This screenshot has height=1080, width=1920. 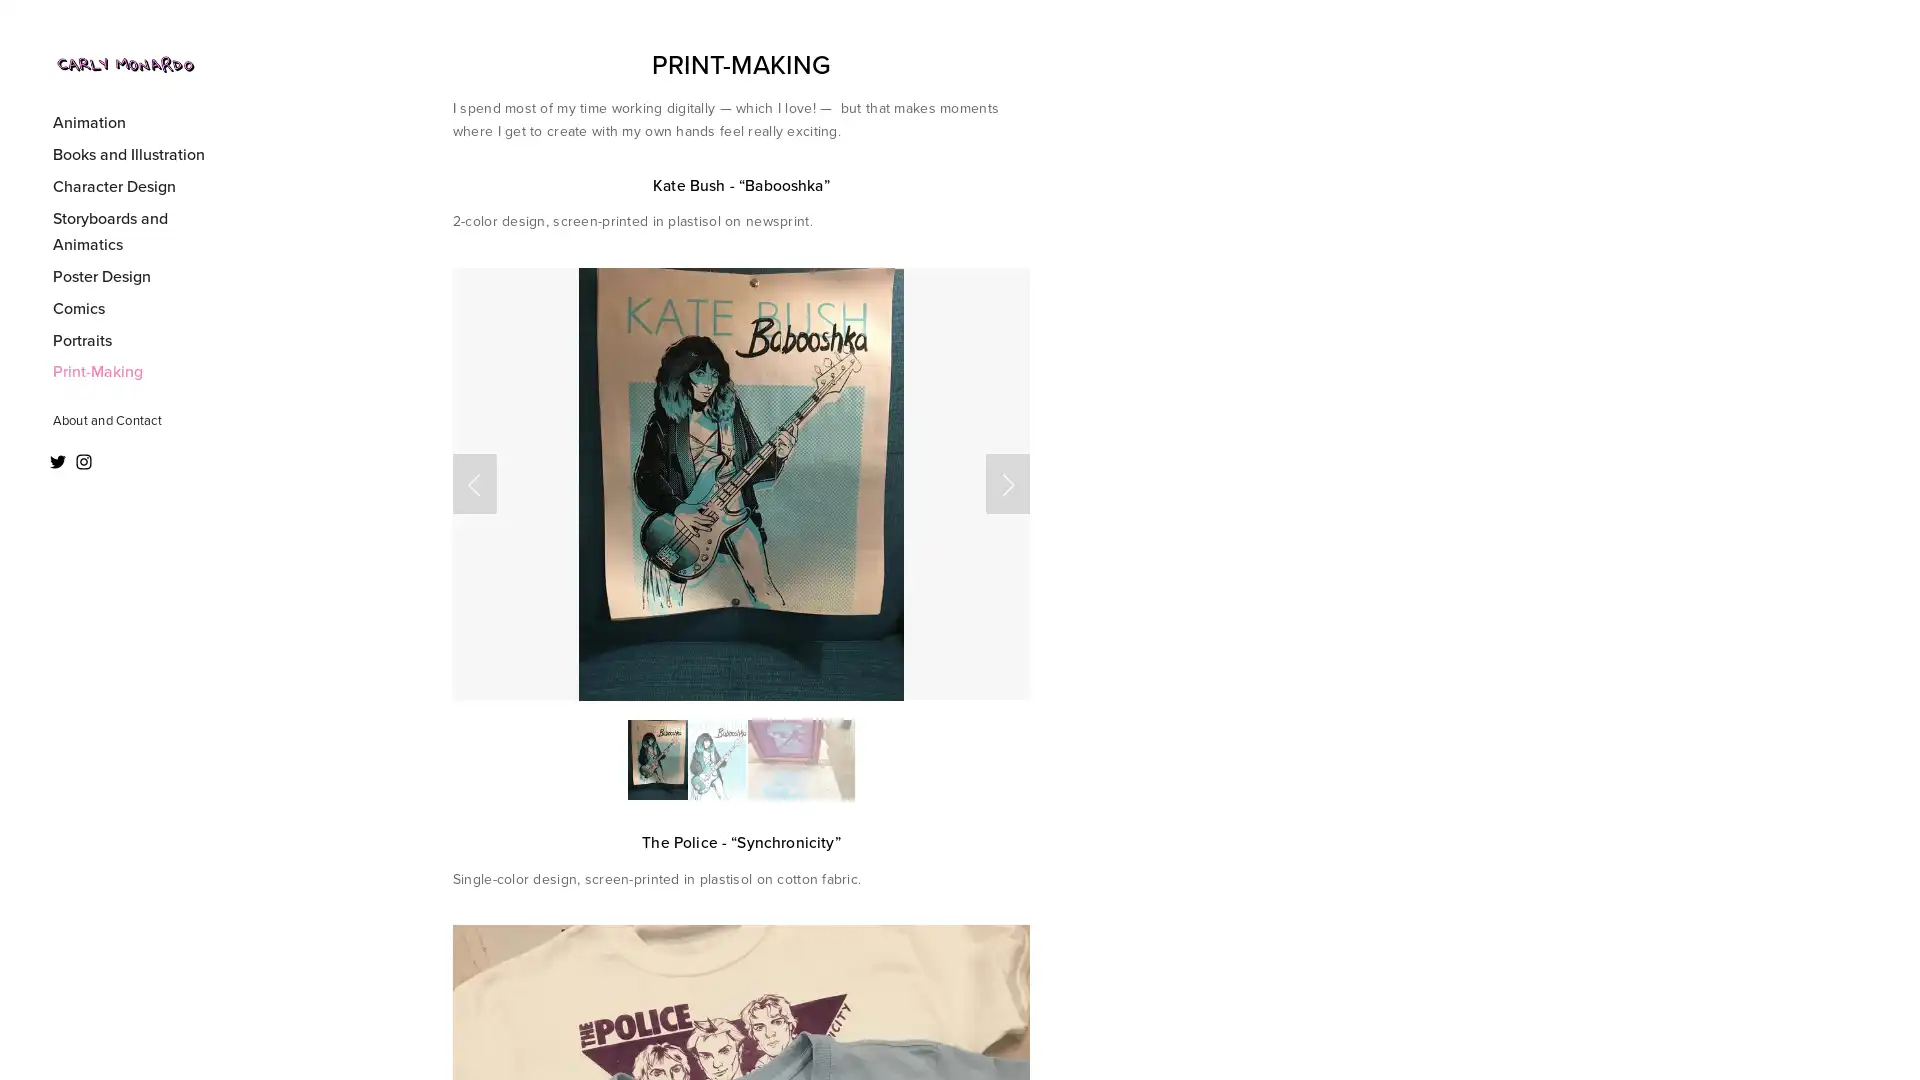 What do you see at coordinates (801, 759) in the screenshot?
I see `Slide 3` at bounding box center [801, 759].